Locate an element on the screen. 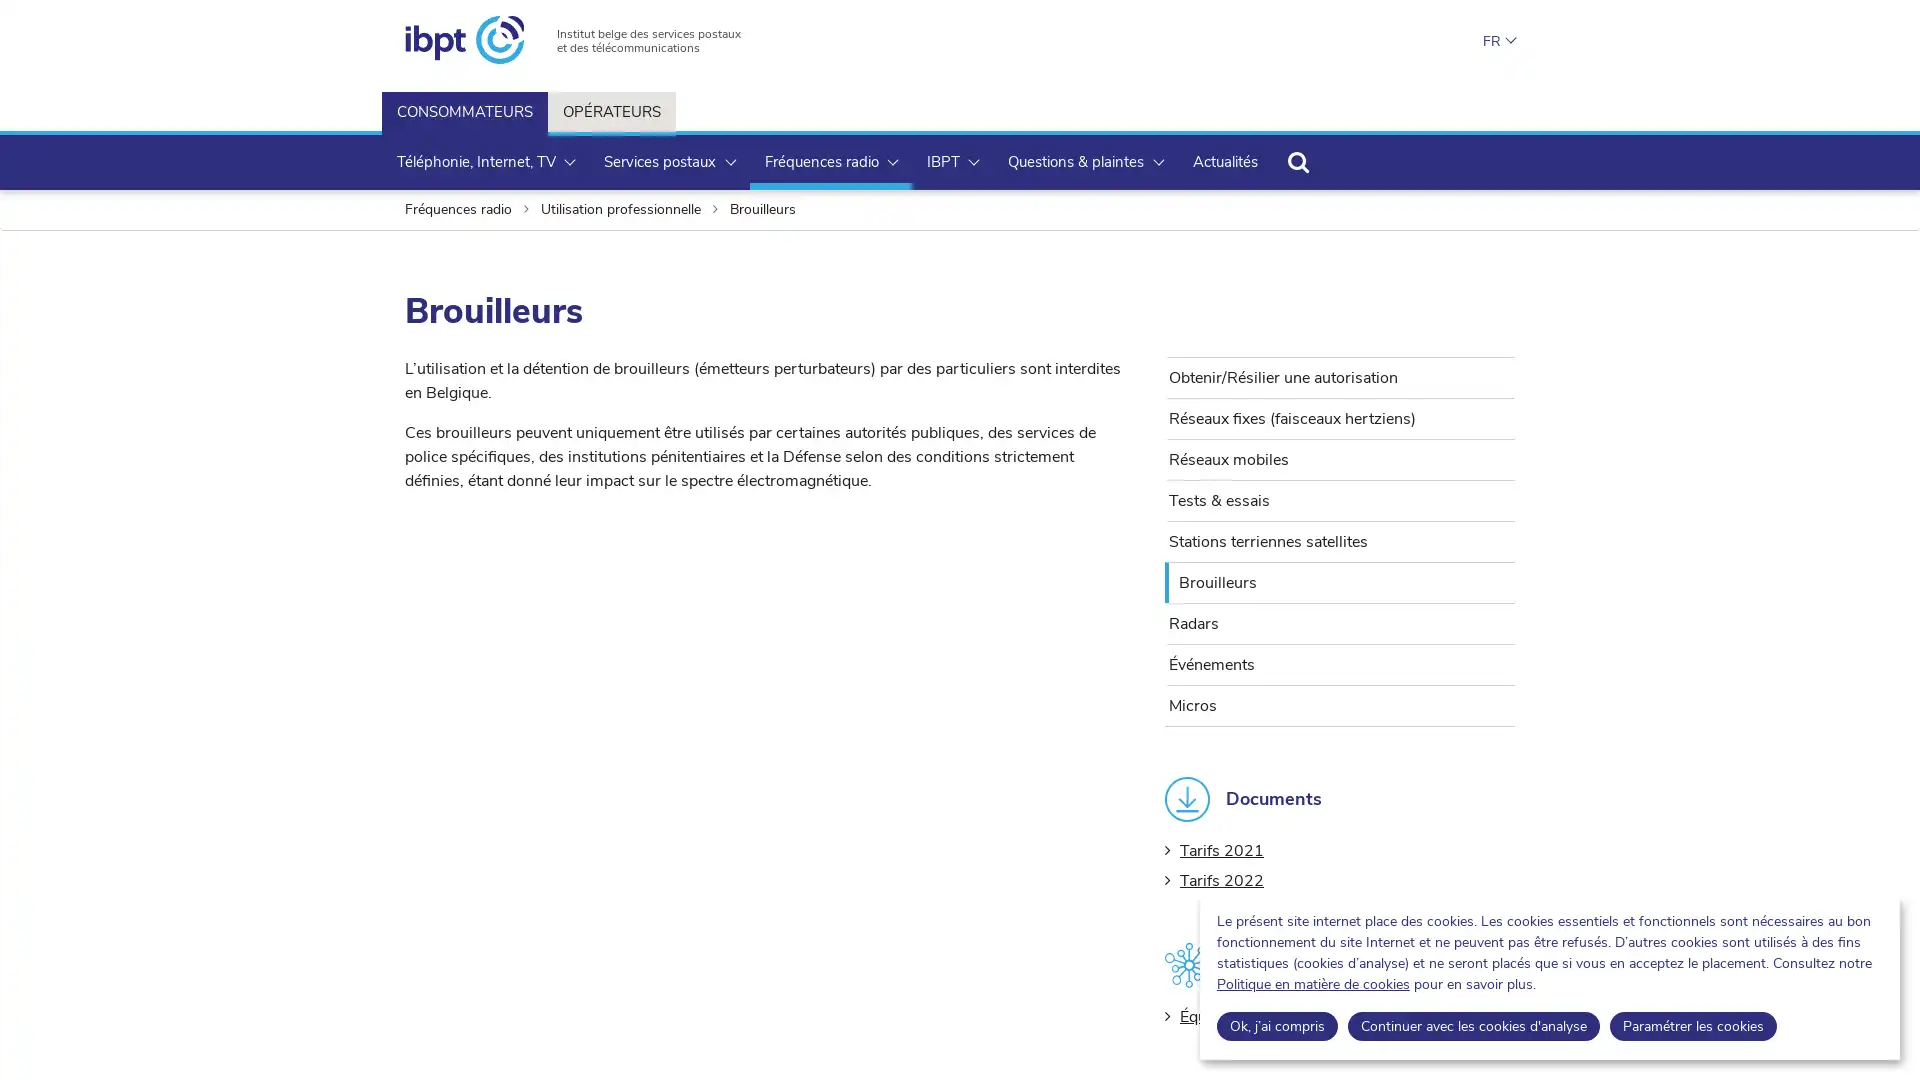  Ok, jai compris is located at coordinates (1275, 1026).